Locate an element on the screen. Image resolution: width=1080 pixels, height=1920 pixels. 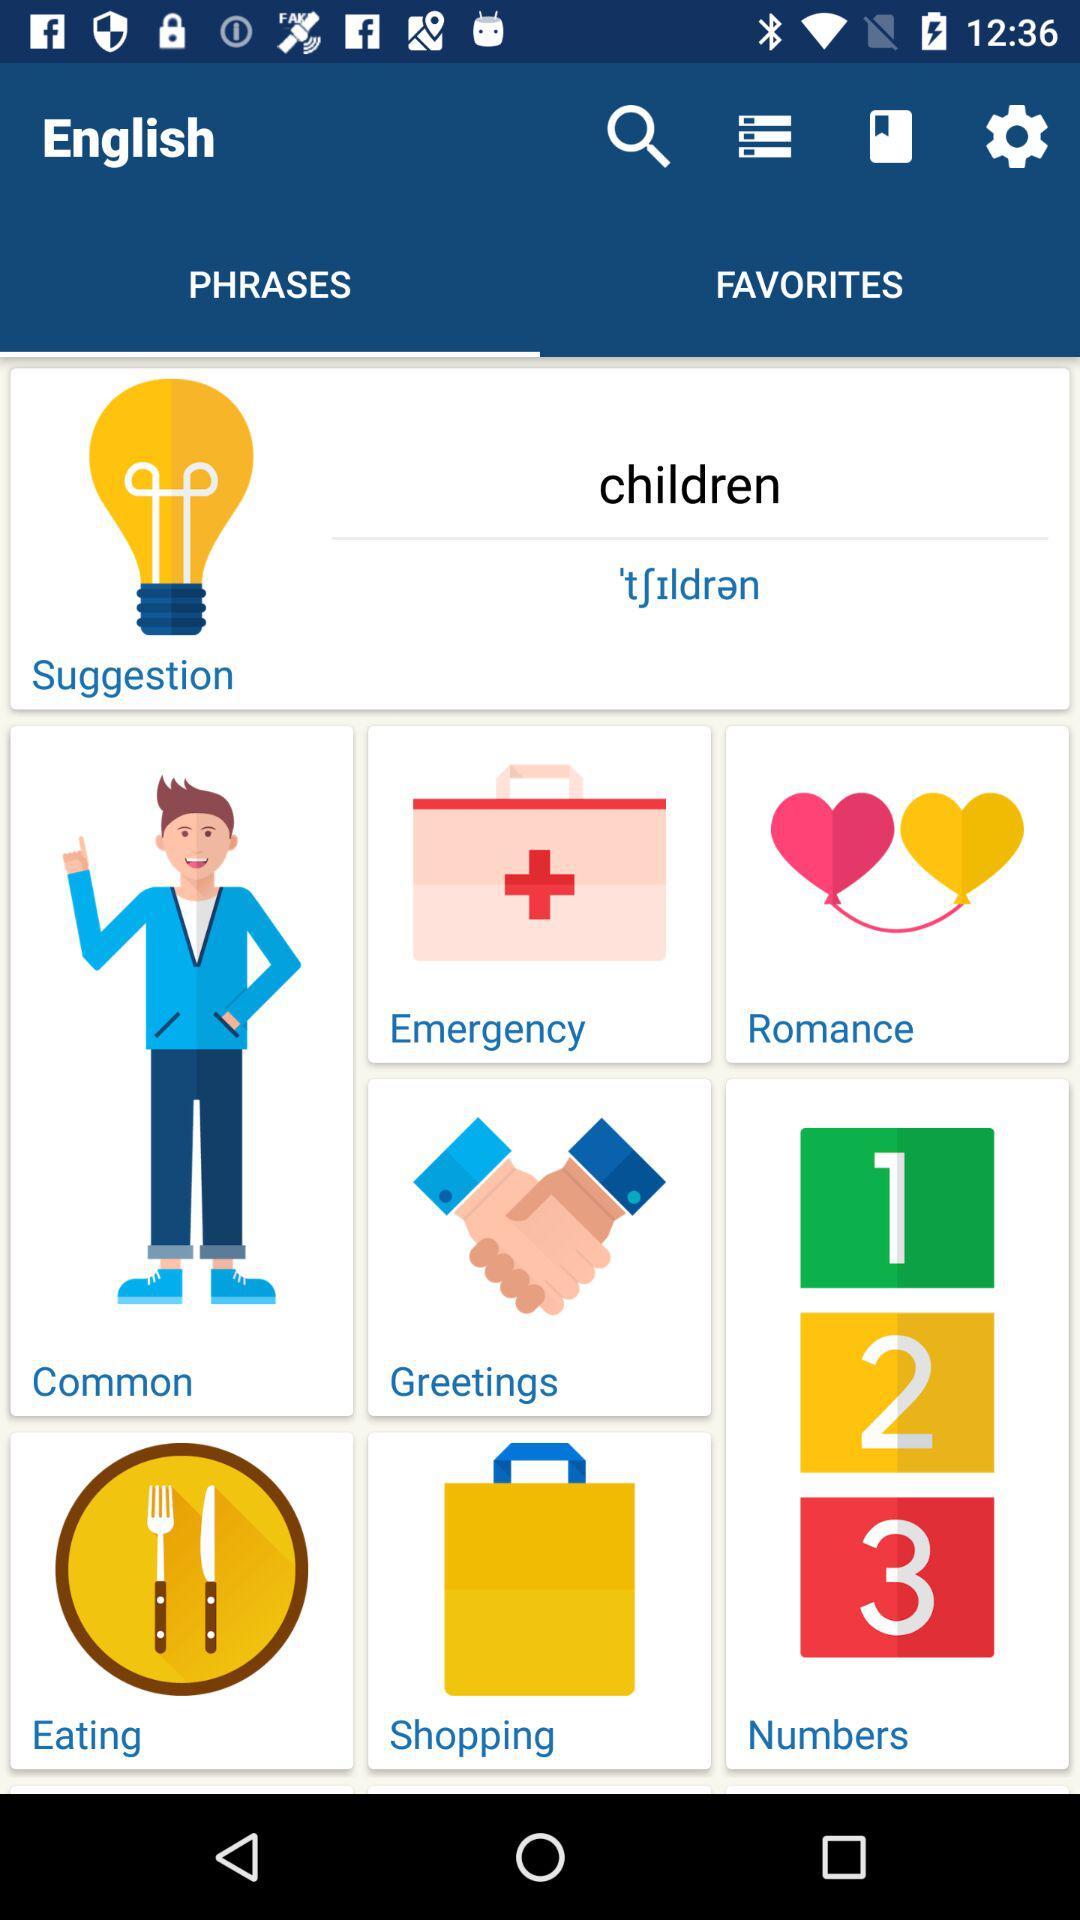
the icon above the children item is located at coordinates (1017, 135).